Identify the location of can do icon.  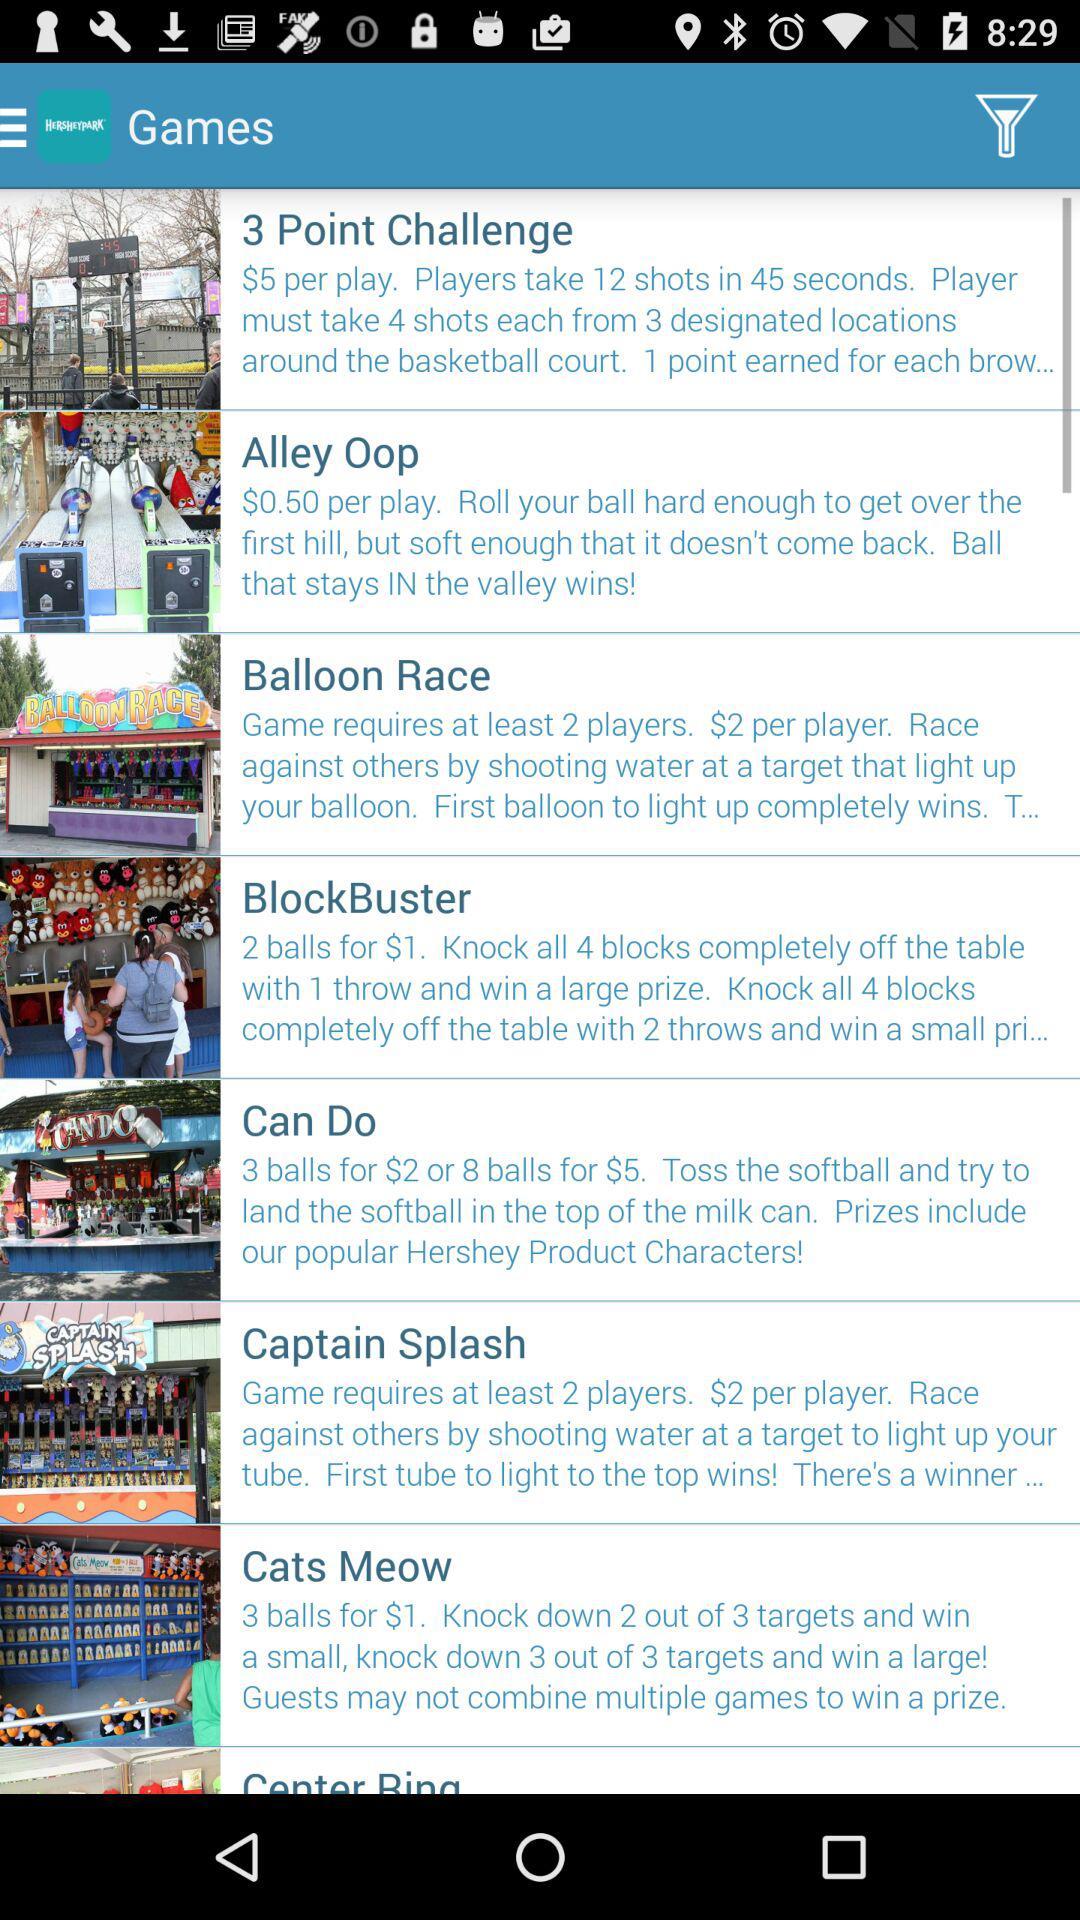
(650, 1117).